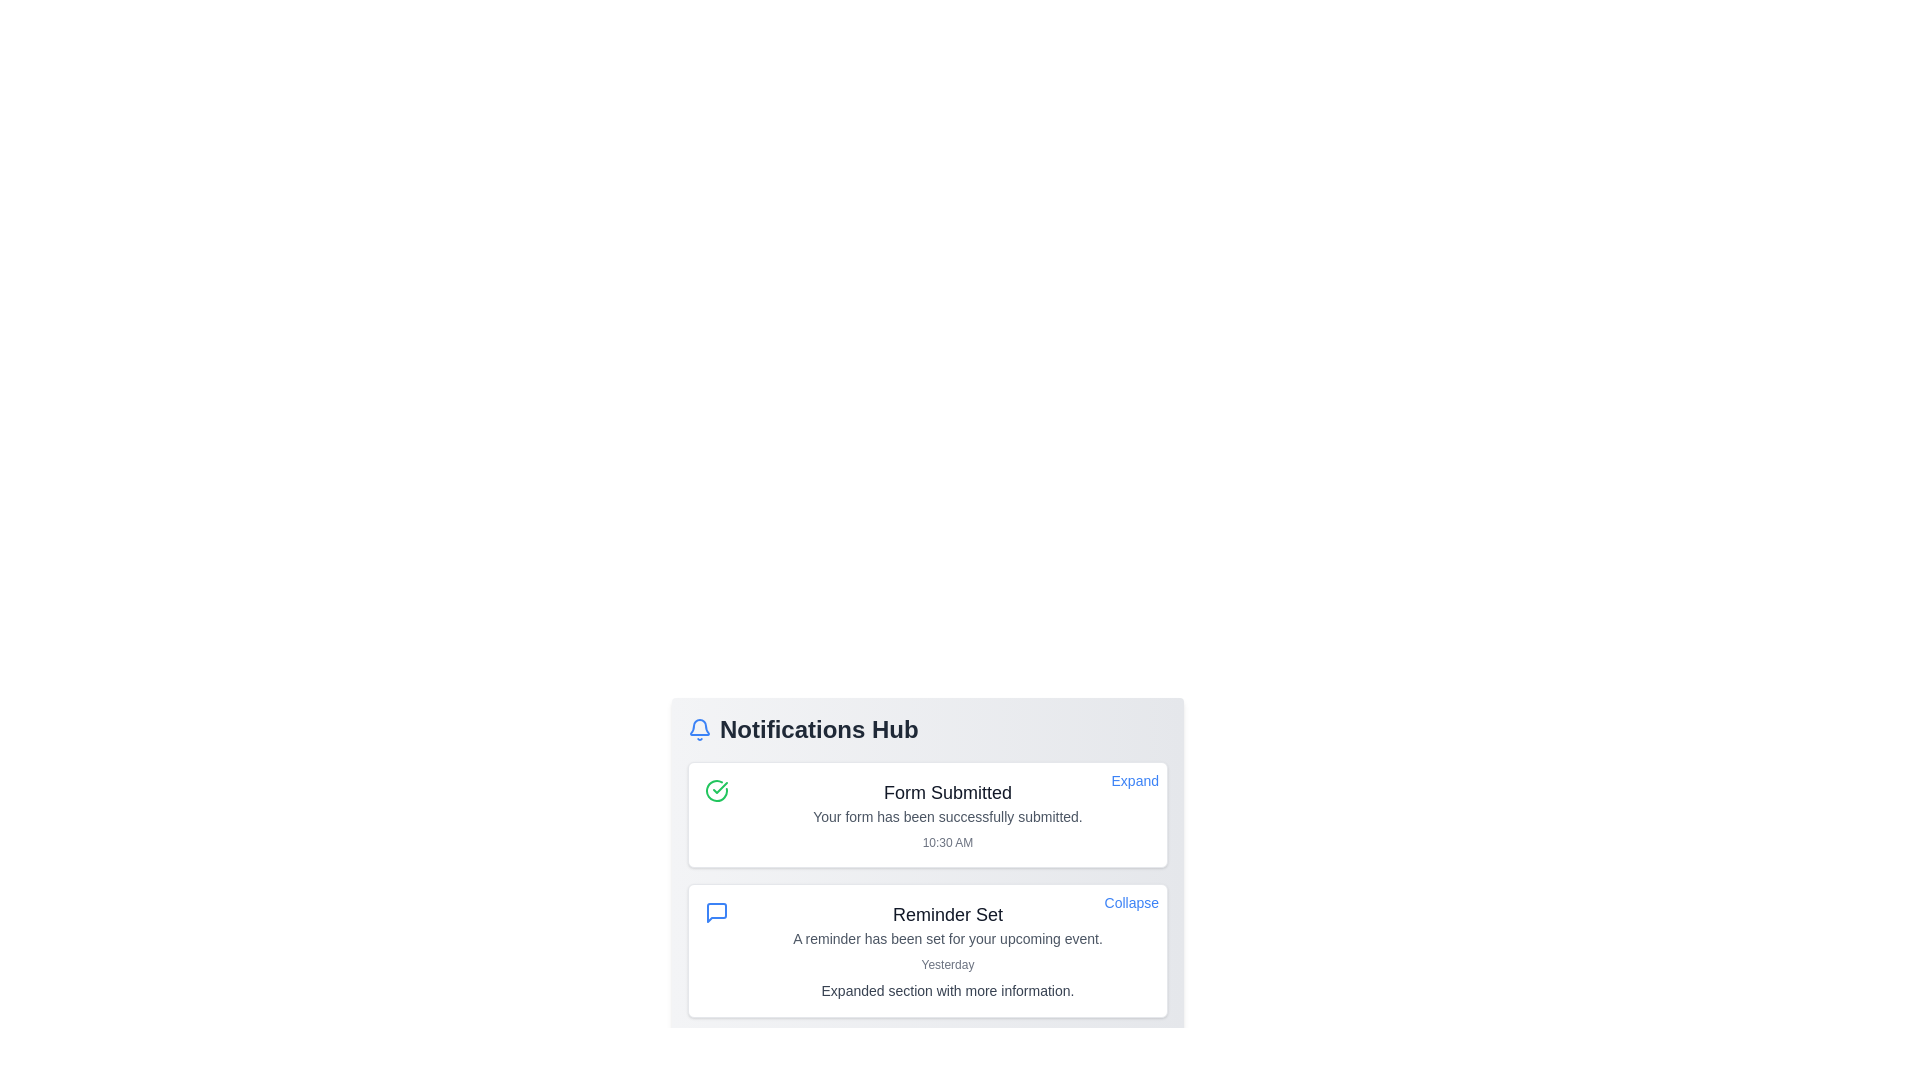 The height and width of the screenshot is (1080, 1920). Describe the element at coordinates (700, 729) in the screenshot. I see `the notification icon located at the top center of the notification panel to interact with it` at that location.